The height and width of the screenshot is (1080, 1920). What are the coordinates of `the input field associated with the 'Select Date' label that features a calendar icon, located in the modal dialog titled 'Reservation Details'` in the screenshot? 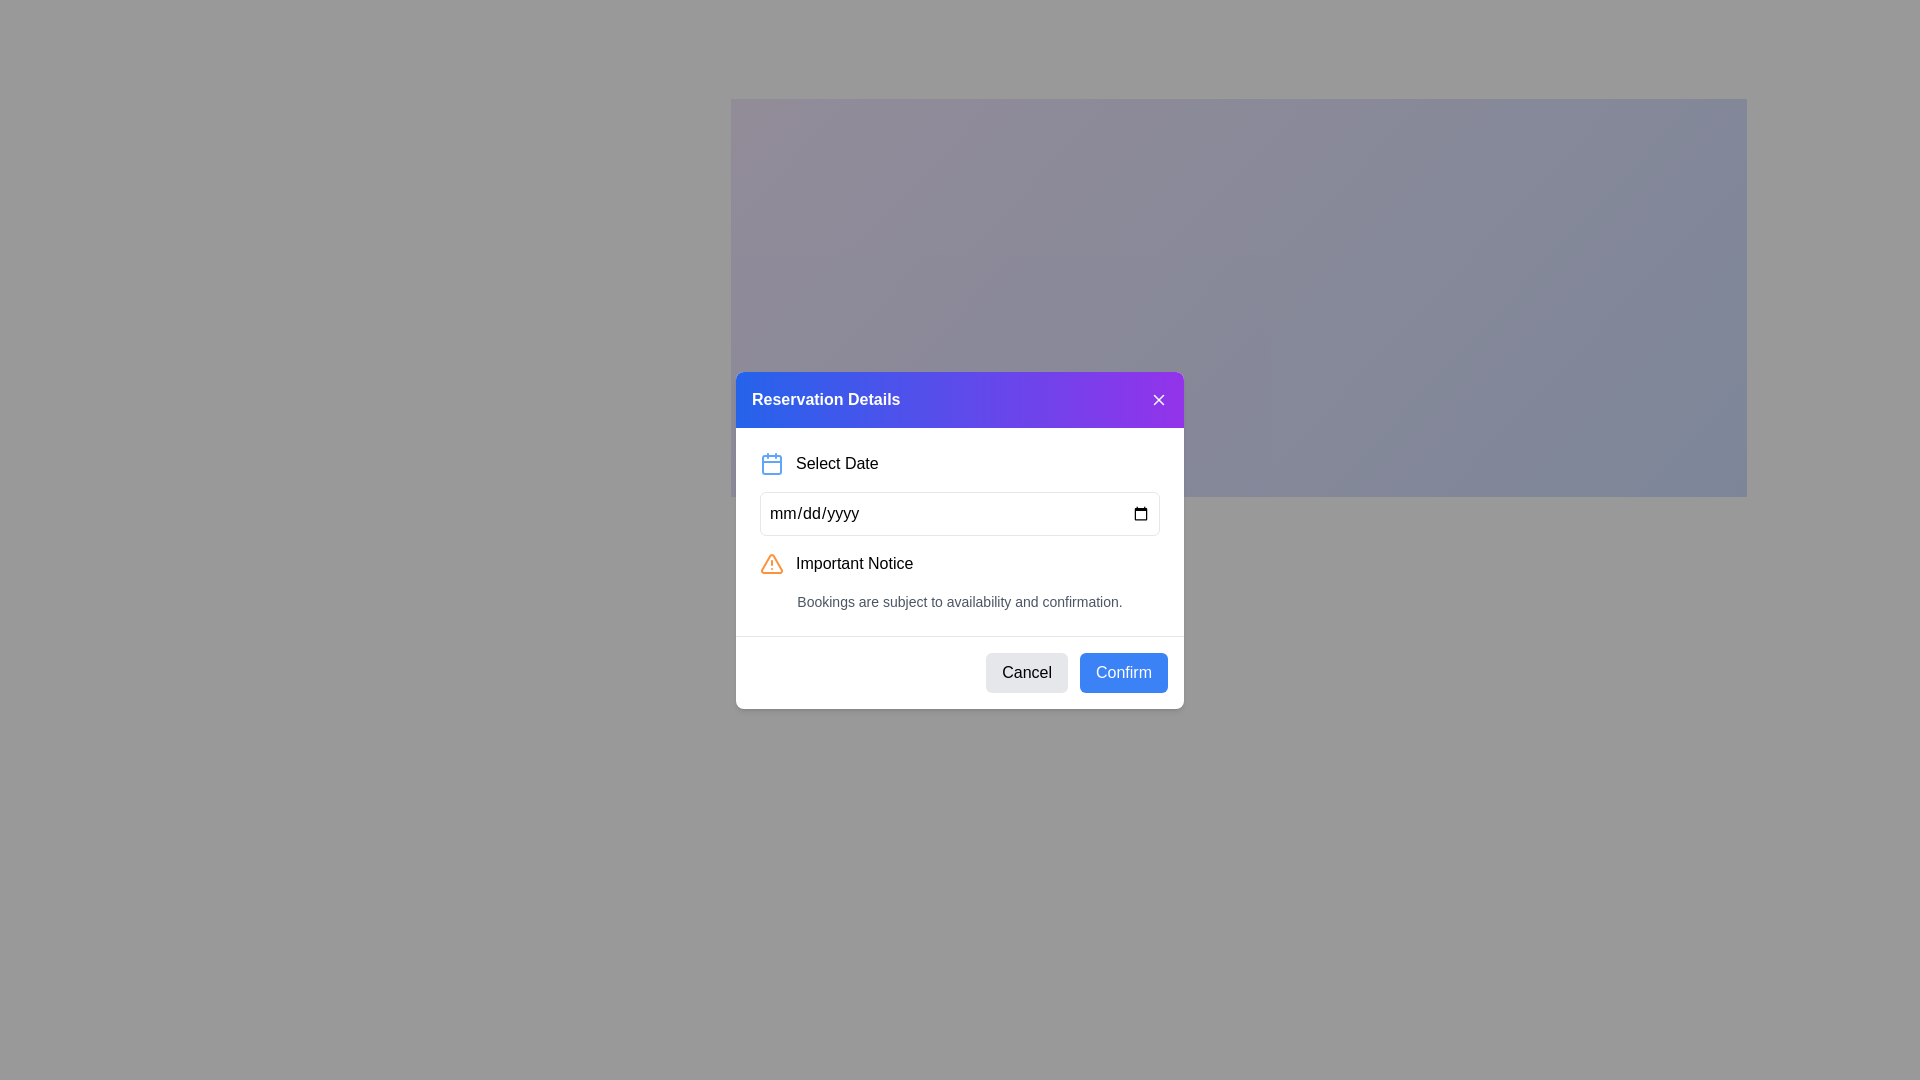 It's located at (960, 463).